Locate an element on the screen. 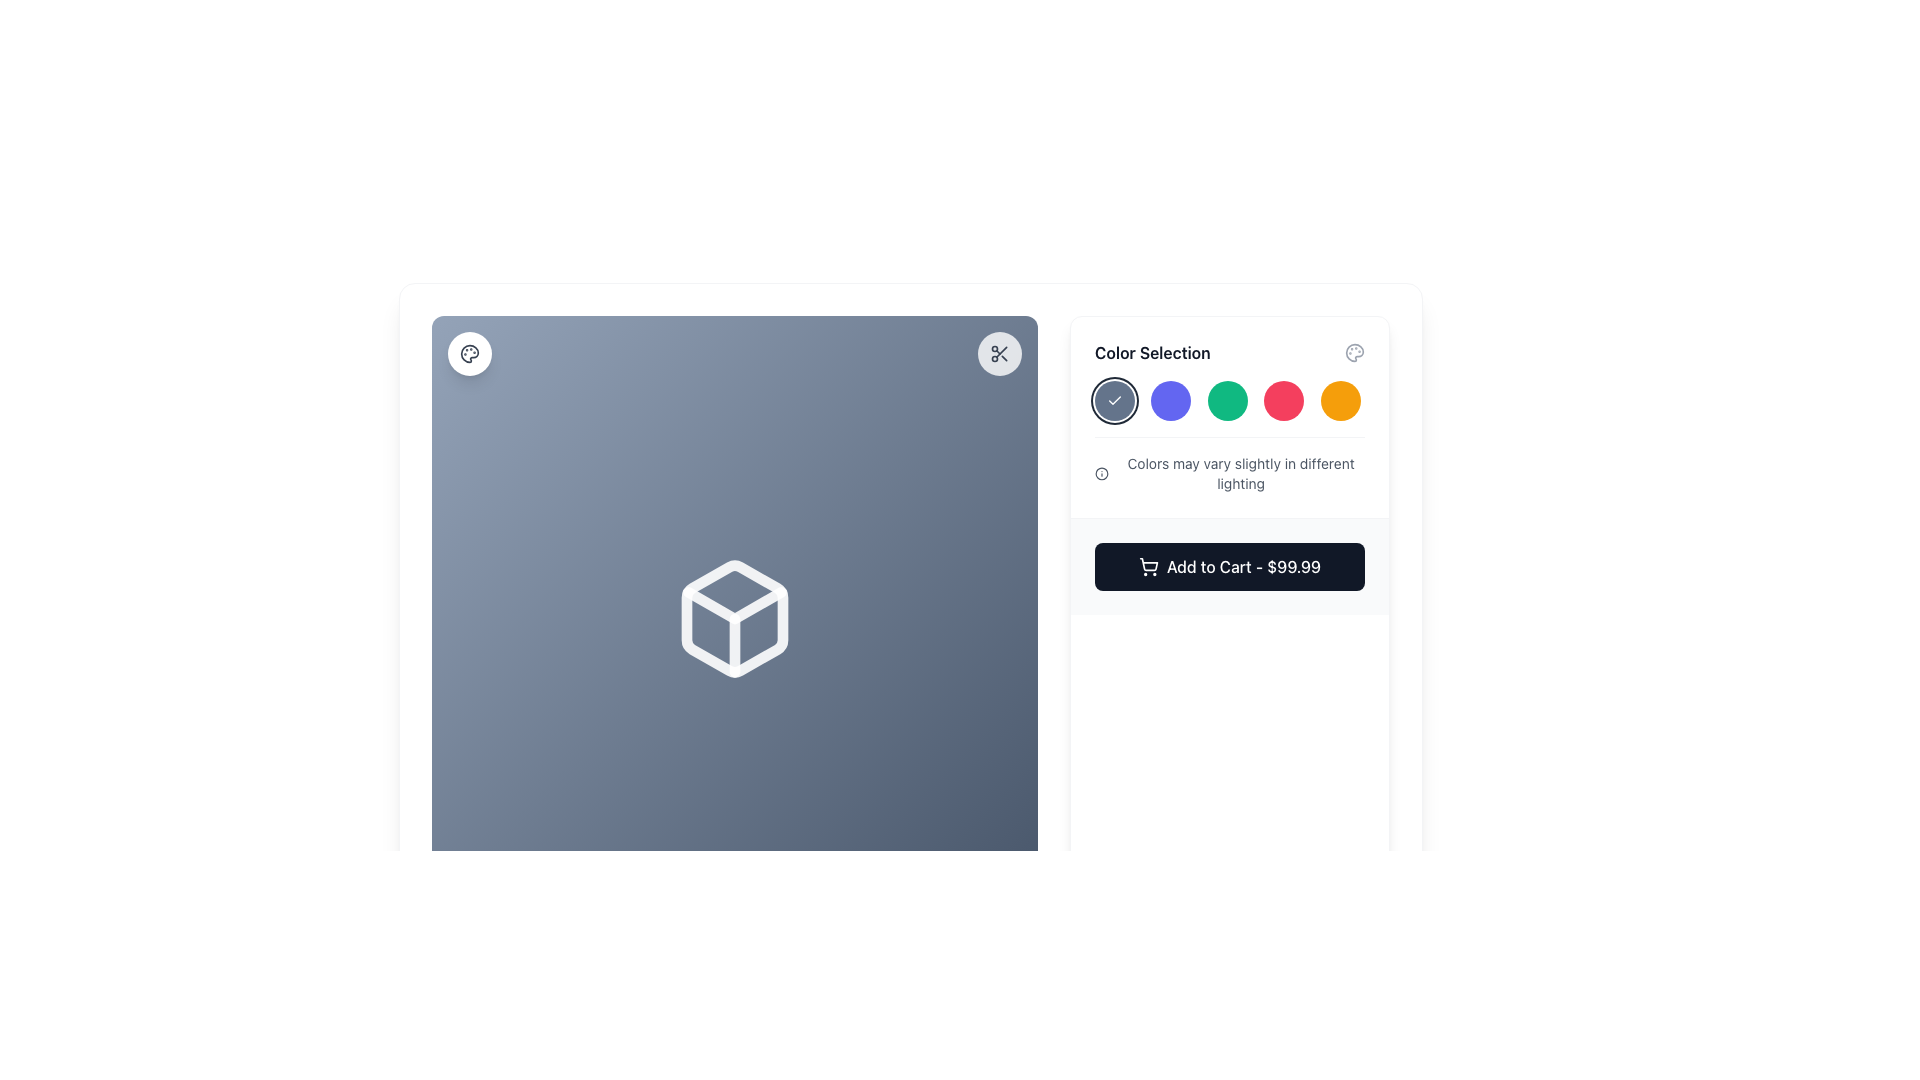 The image size is (1920, 1080). the shopping cart icon that visually represents the 'Add to Cart' functionality, located to the left of the button labeled 'Add to Cart - $99.99' is located at coordinates (1148, 567).